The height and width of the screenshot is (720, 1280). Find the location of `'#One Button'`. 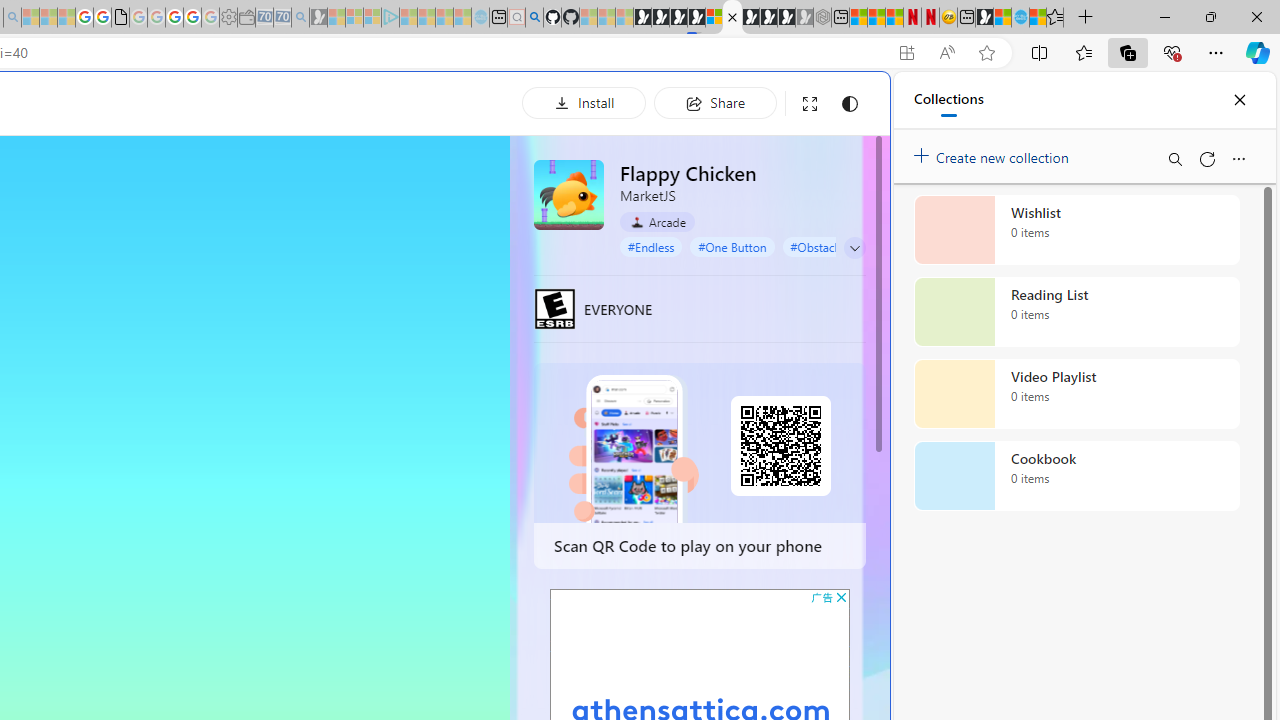

'#One Button' is located at coordinates (731, 245).